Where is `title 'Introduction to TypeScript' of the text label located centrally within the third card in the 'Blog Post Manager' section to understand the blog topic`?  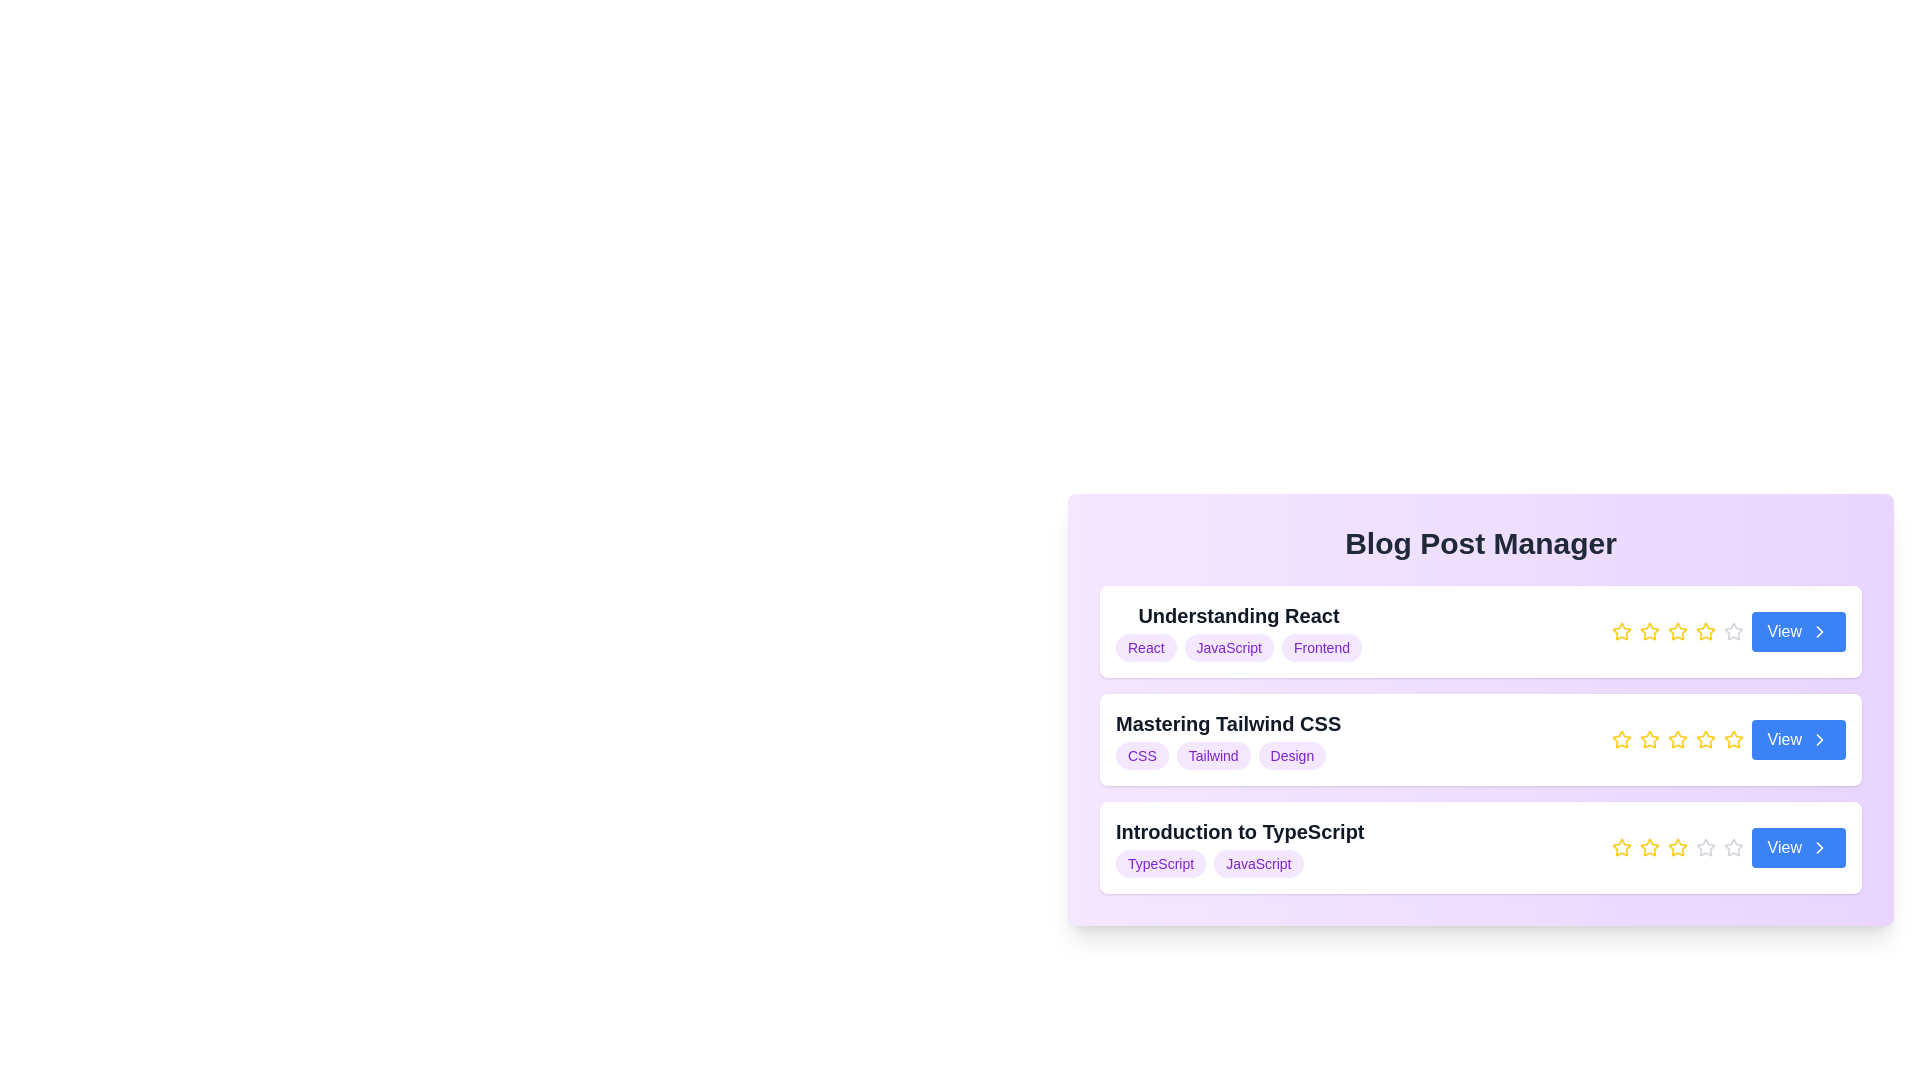
title 'Introduction to TypeScript' of the text label located centrally within the third card in the 'Blog Post Manager' section to understand the blog topic is located at coordinates (1239, 848).